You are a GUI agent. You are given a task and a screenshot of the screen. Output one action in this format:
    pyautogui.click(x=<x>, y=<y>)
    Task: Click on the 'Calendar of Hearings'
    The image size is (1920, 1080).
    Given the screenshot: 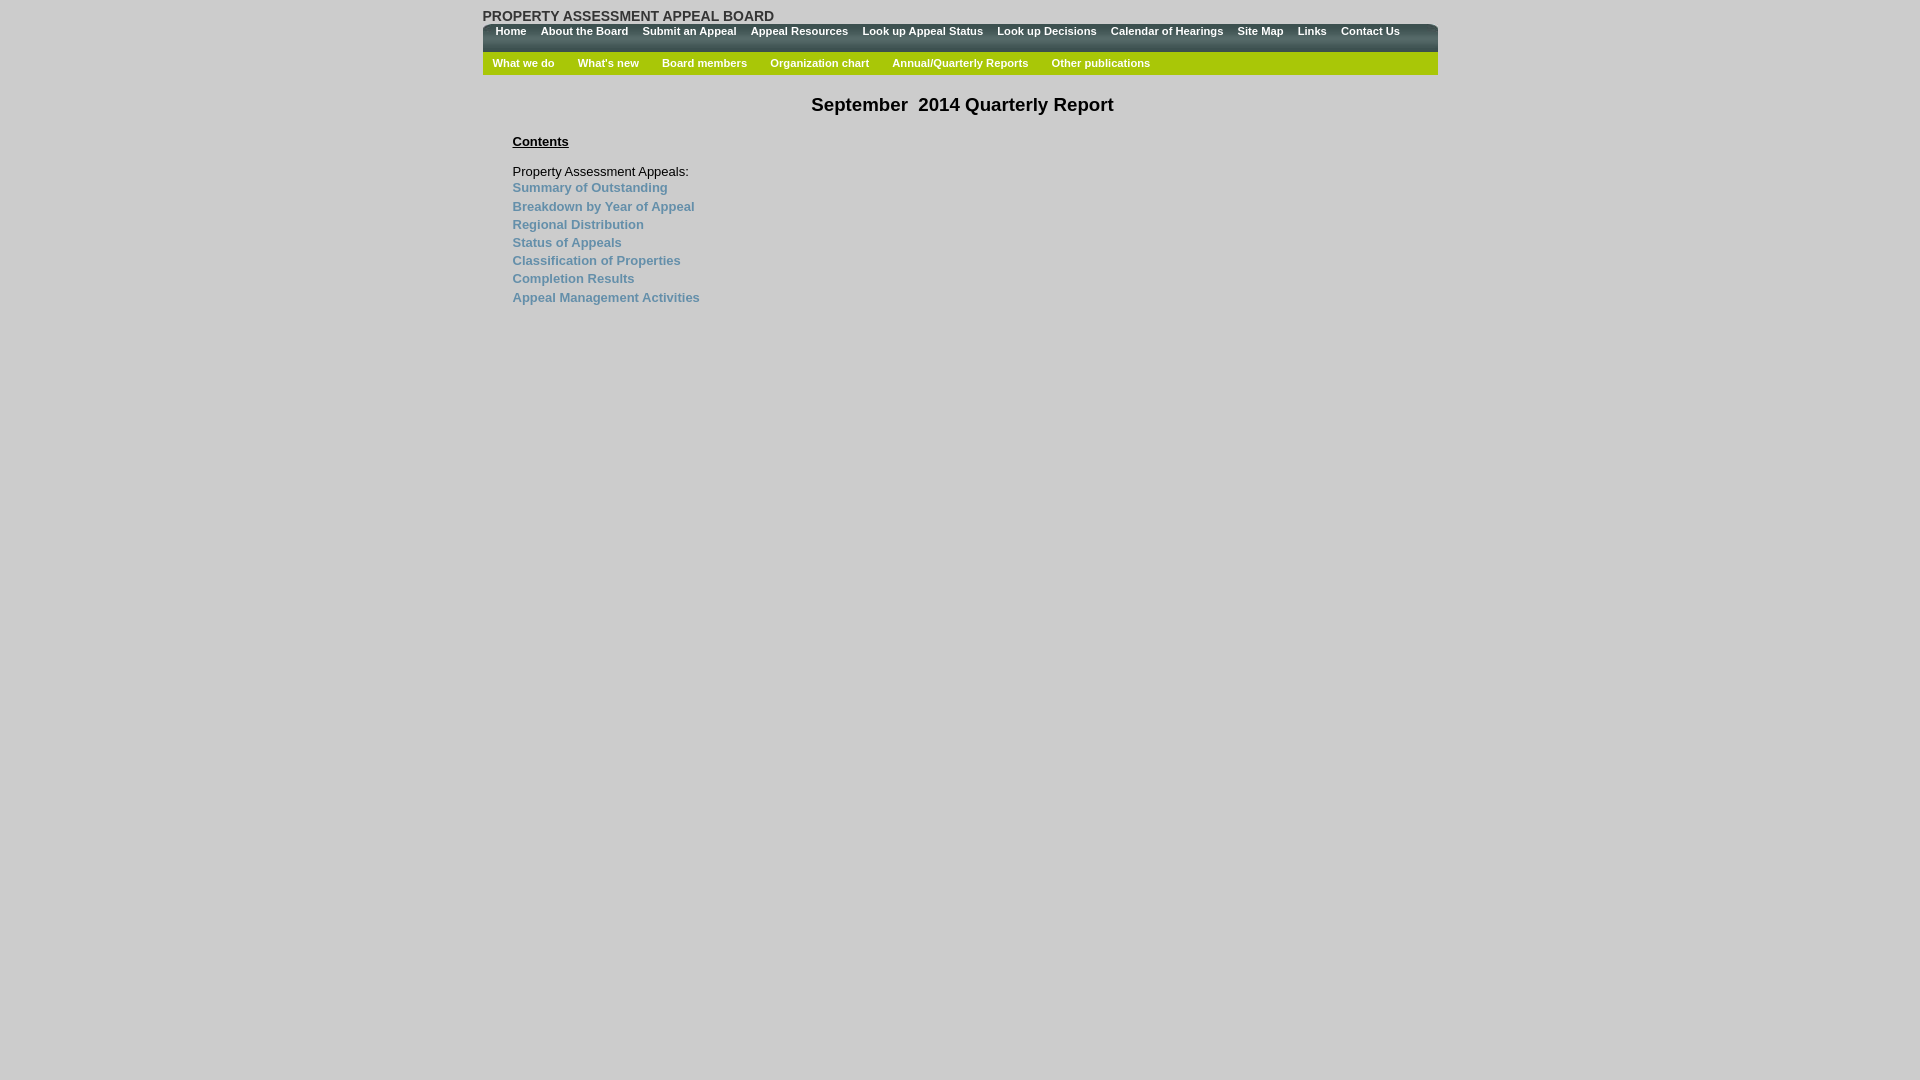 What is the action you would take?
    pyautogui.click(x=1167, y=31)
    